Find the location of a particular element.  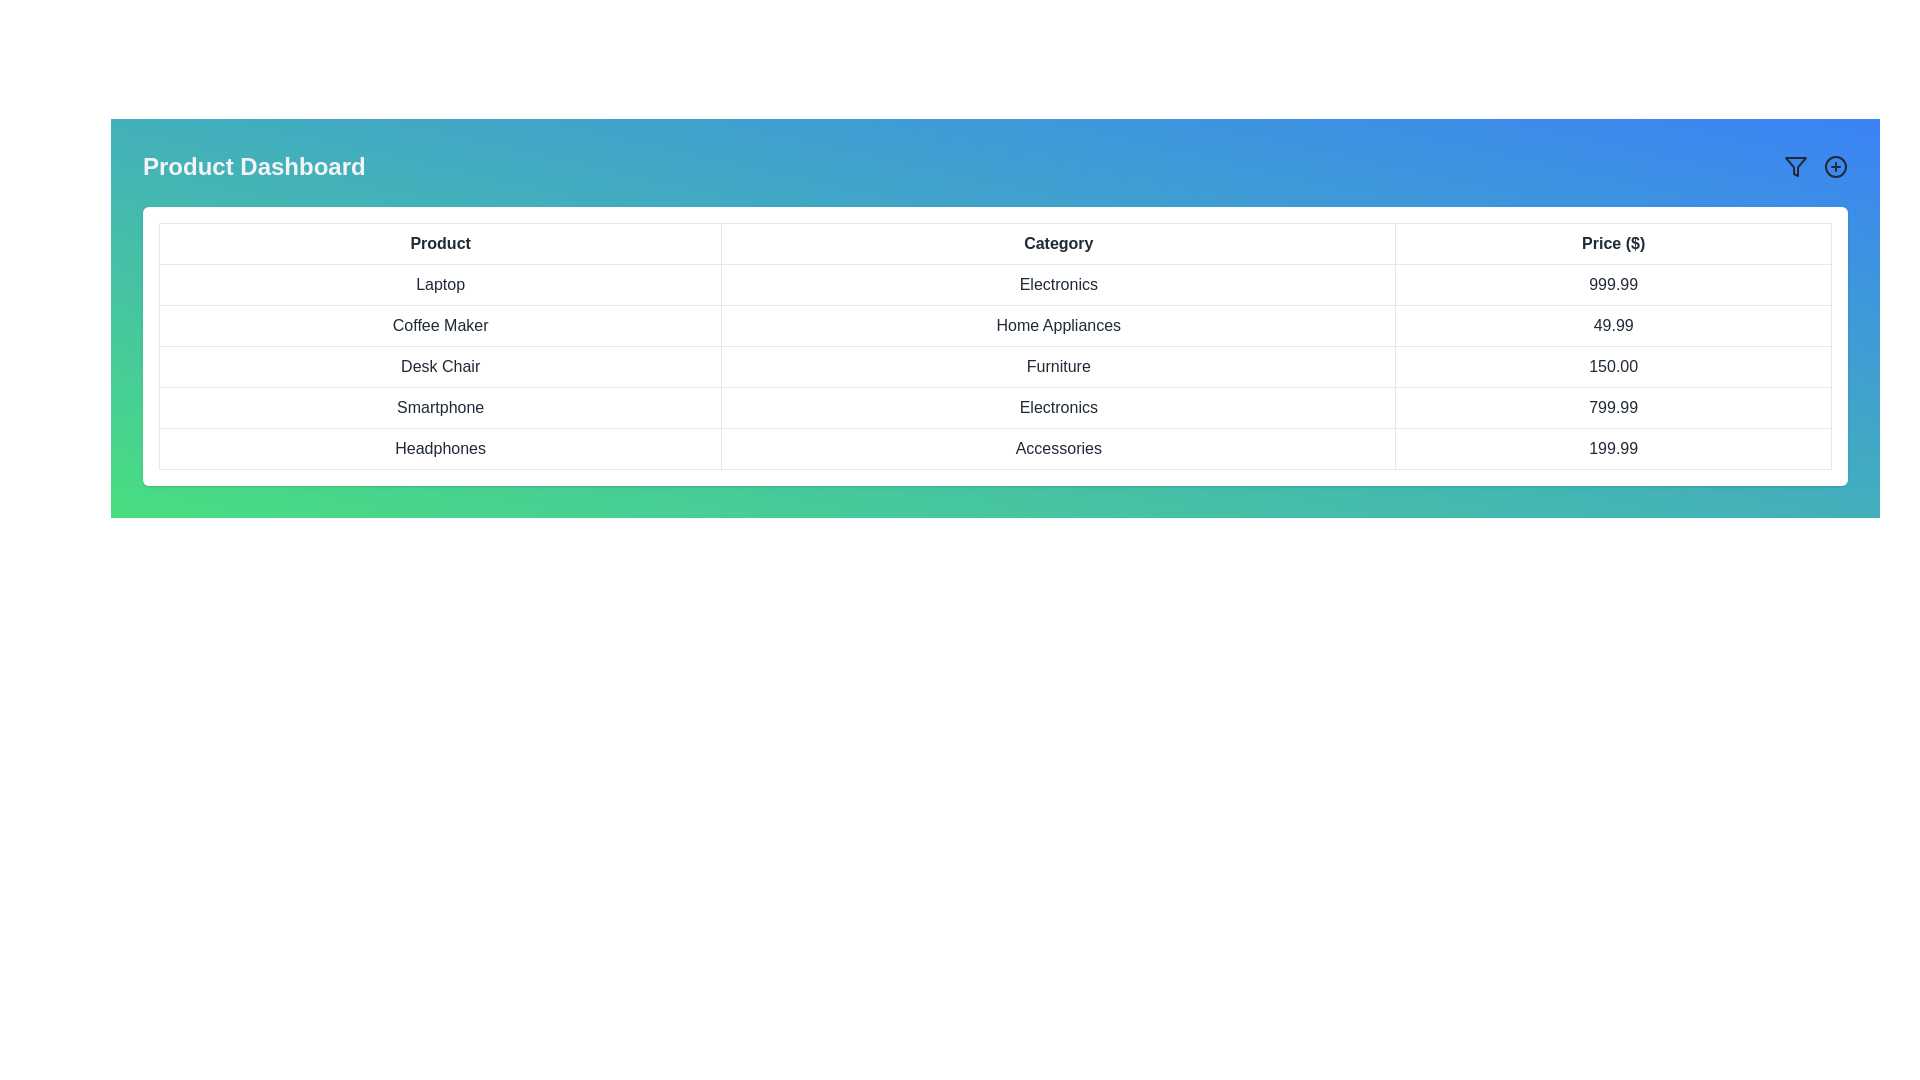

the funnel-shaped icon button located at the top-right corner of the interface is located at coordinates (1795, 165).